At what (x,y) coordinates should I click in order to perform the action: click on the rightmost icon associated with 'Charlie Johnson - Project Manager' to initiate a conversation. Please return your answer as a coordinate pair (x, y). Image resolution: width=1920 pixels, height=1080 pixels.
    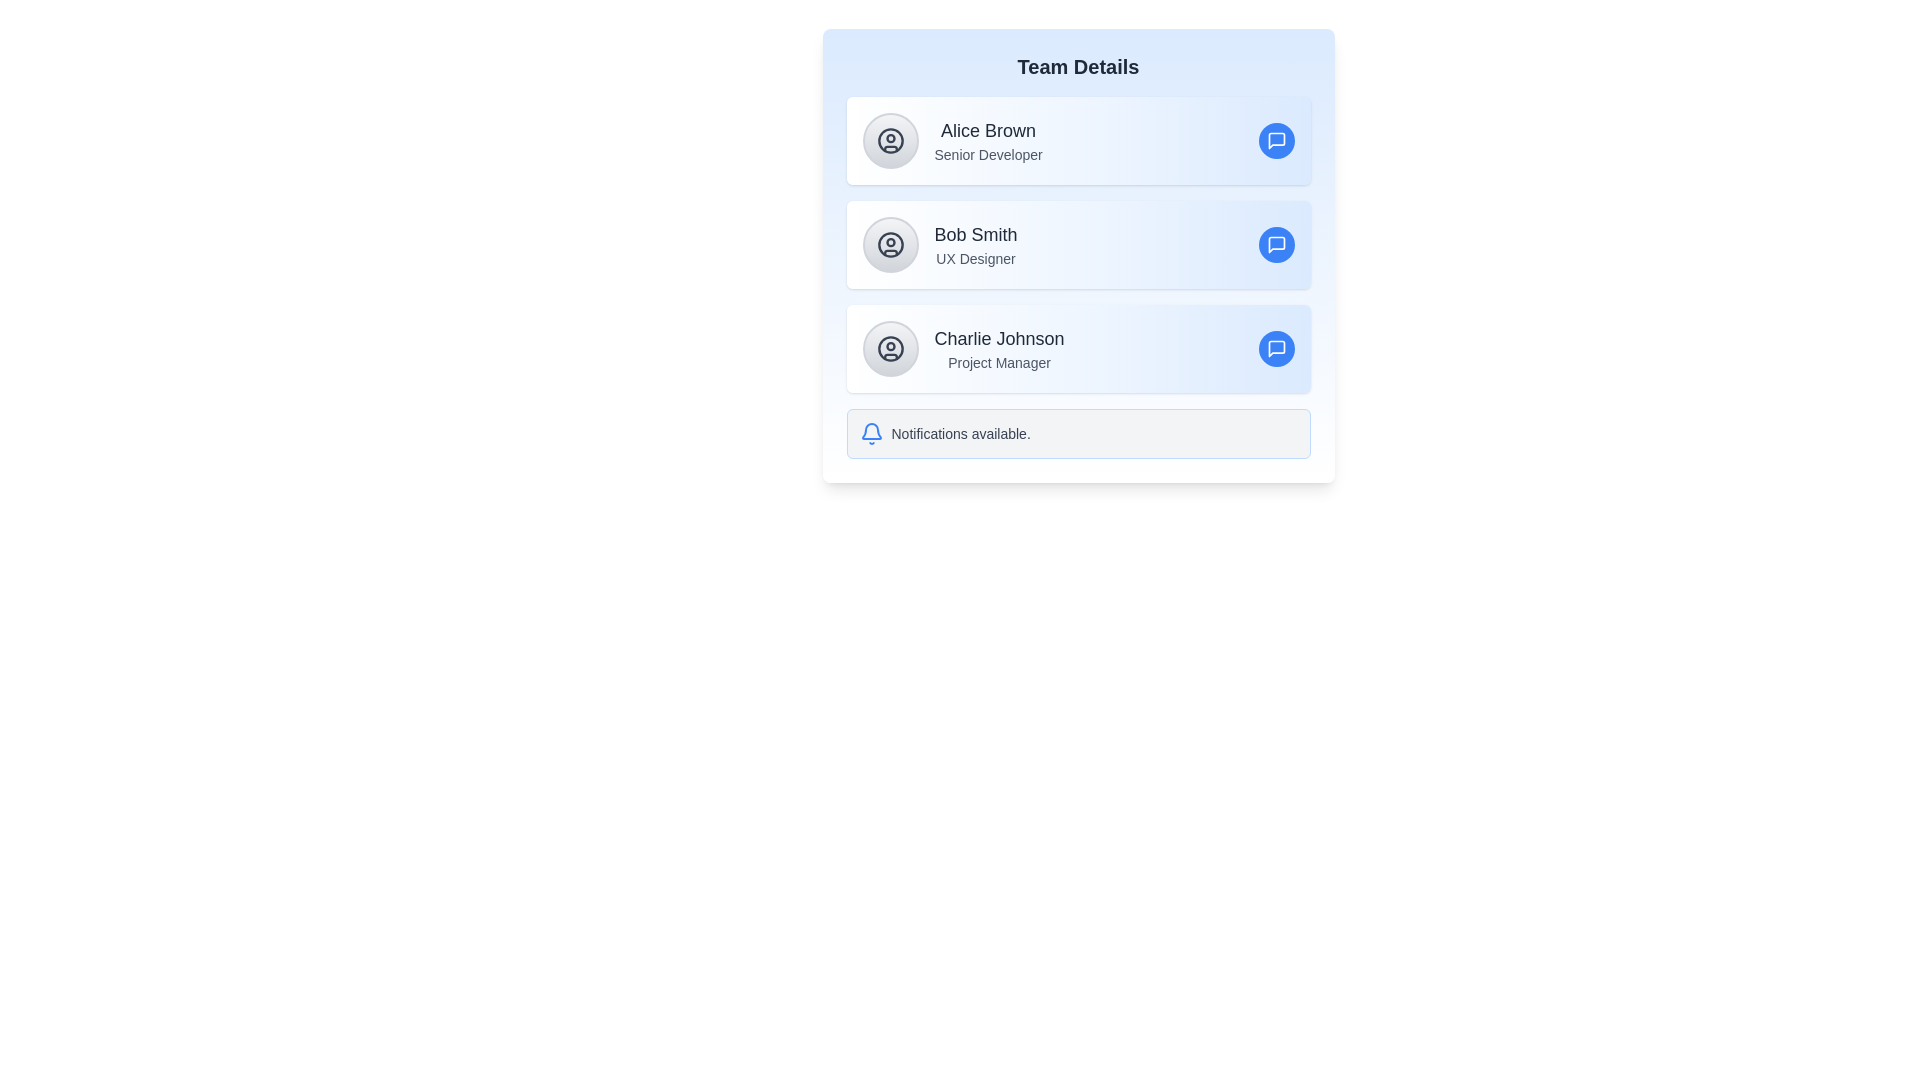
    Looking at the image, I should click on (1275, 347).